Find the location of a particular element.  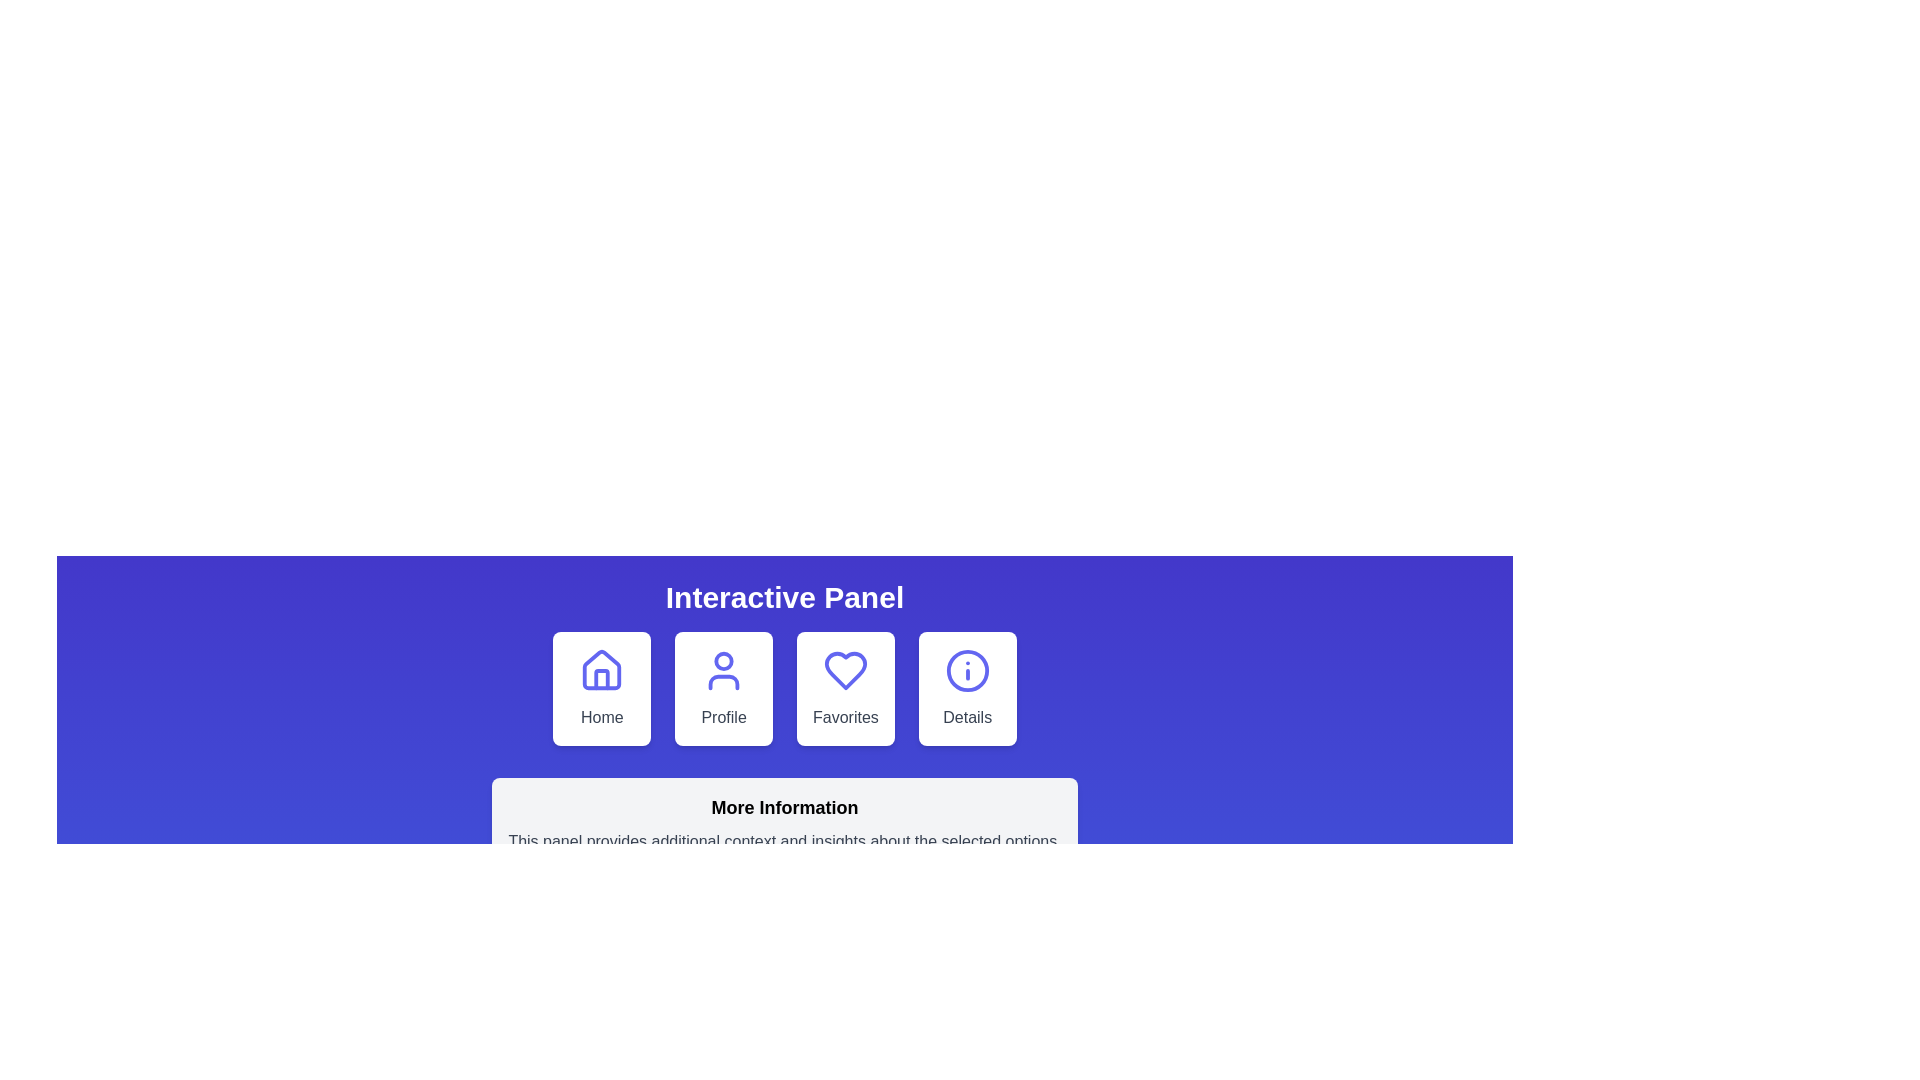

the clickable button at the bottom right of the interactive panel that likely navigates to a details page, located next to the 'Favorites' option is located at coordinates (967, 688).